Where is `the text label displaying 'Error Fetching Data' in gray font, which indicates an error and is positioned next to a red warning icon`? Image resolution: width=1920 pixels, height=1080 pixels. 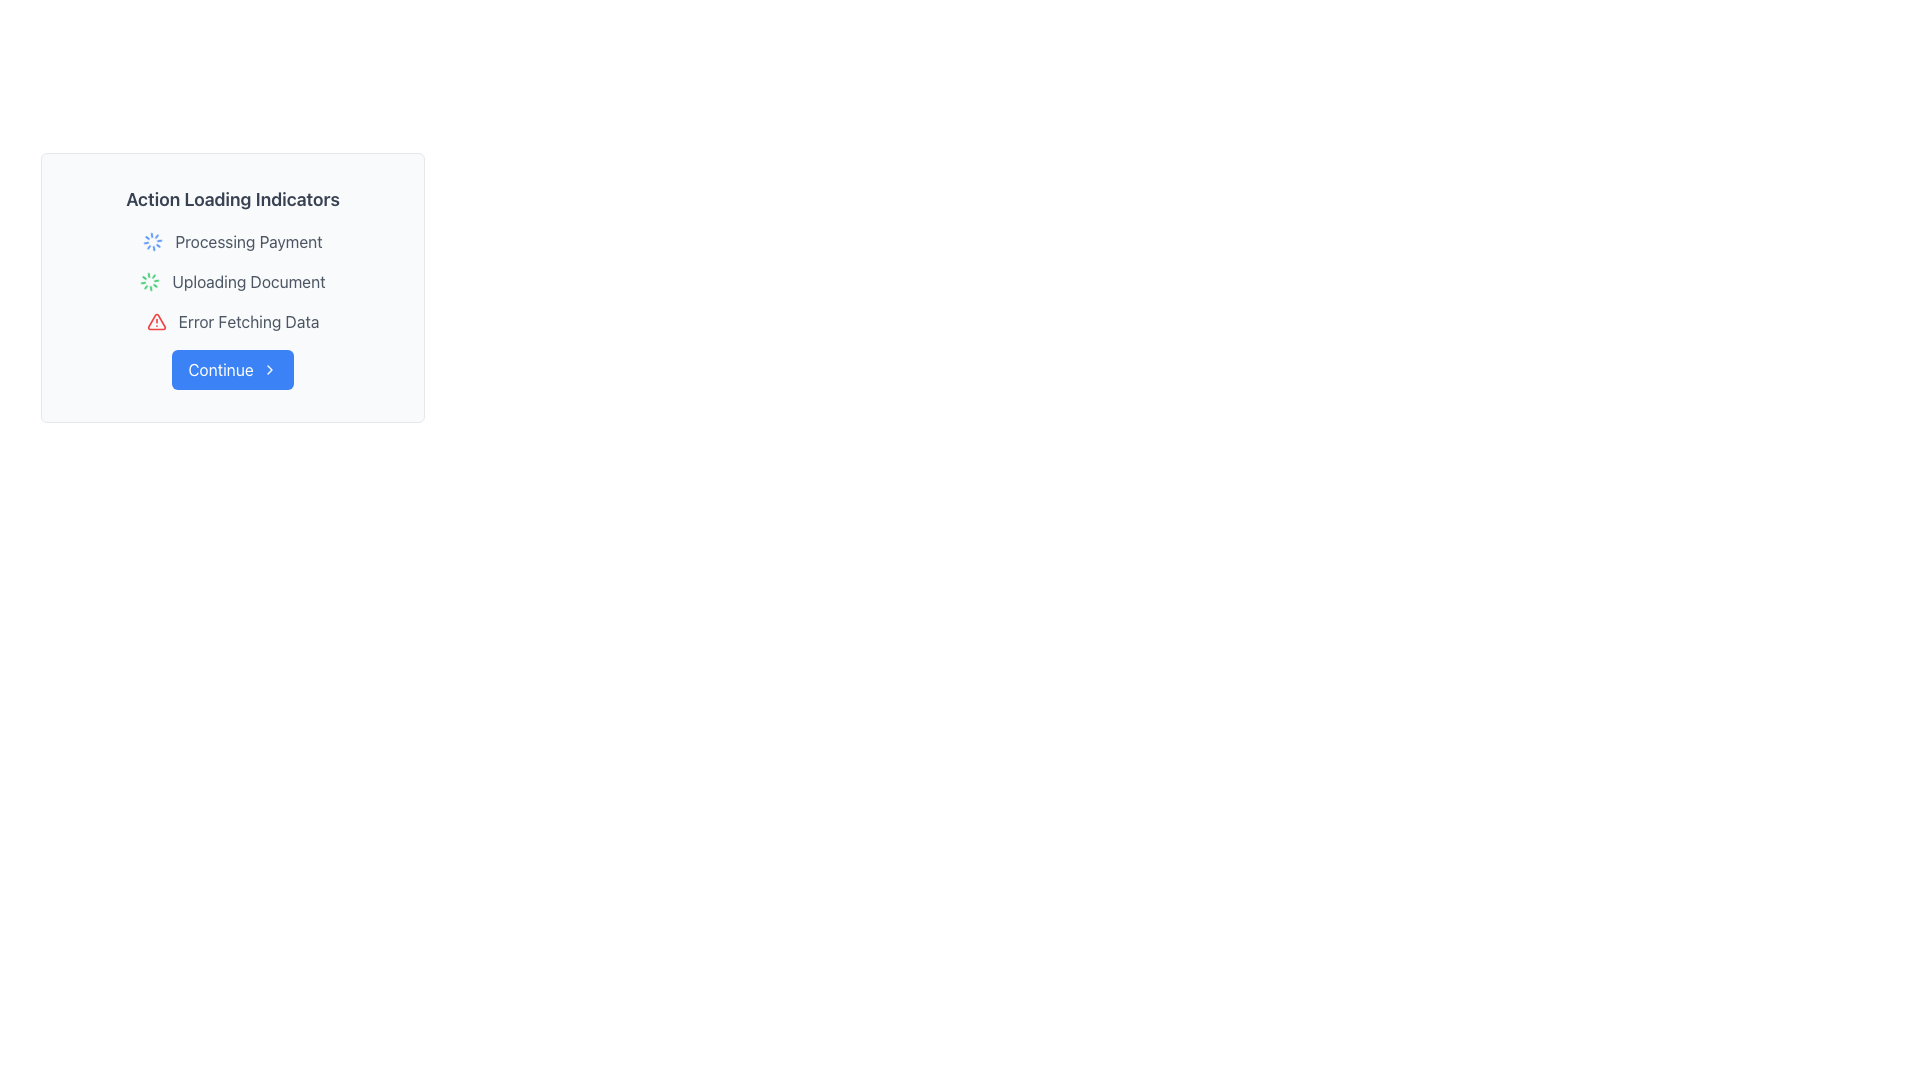
the text label displaying 'Error Fetching Data' in gray font, which indicates an error and is positioned next to a red warning icon is located at coordinates (248, 320).